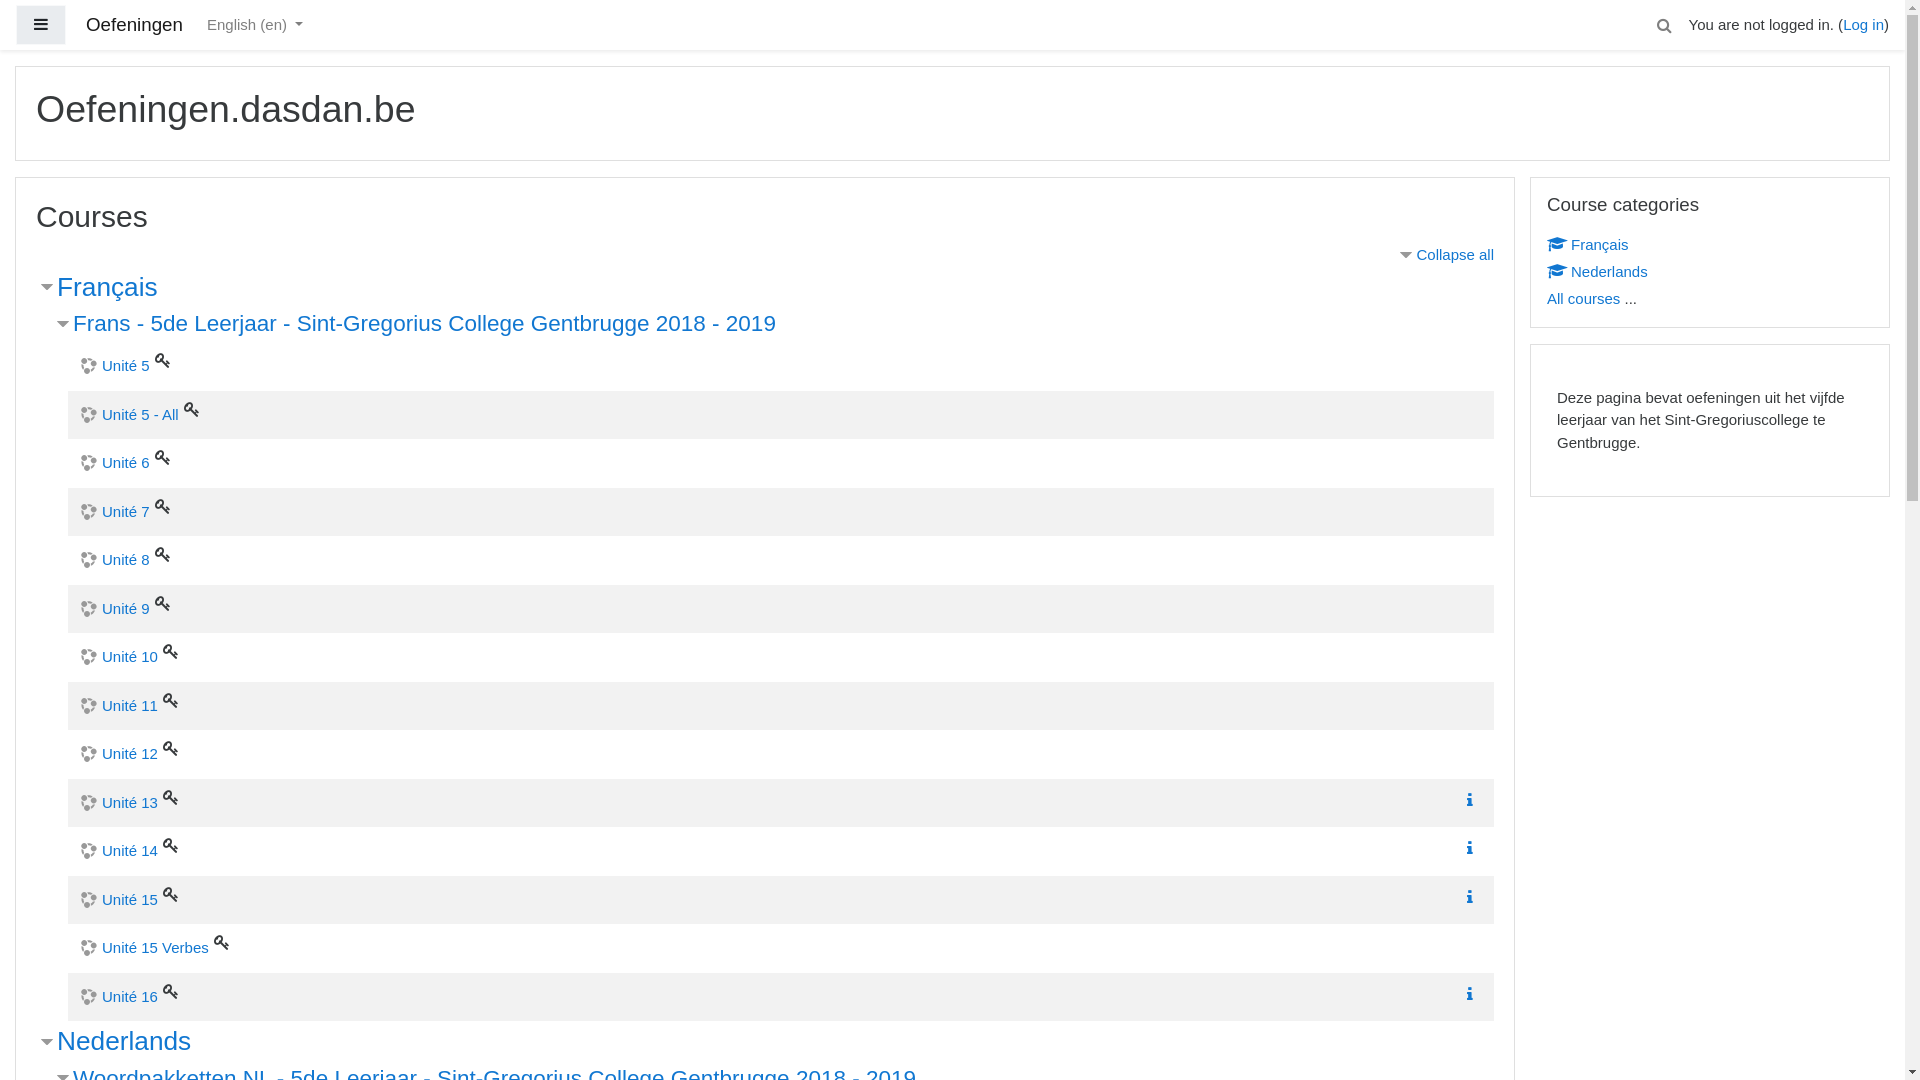  I want to click on 'Summary', so click(1462, 848).